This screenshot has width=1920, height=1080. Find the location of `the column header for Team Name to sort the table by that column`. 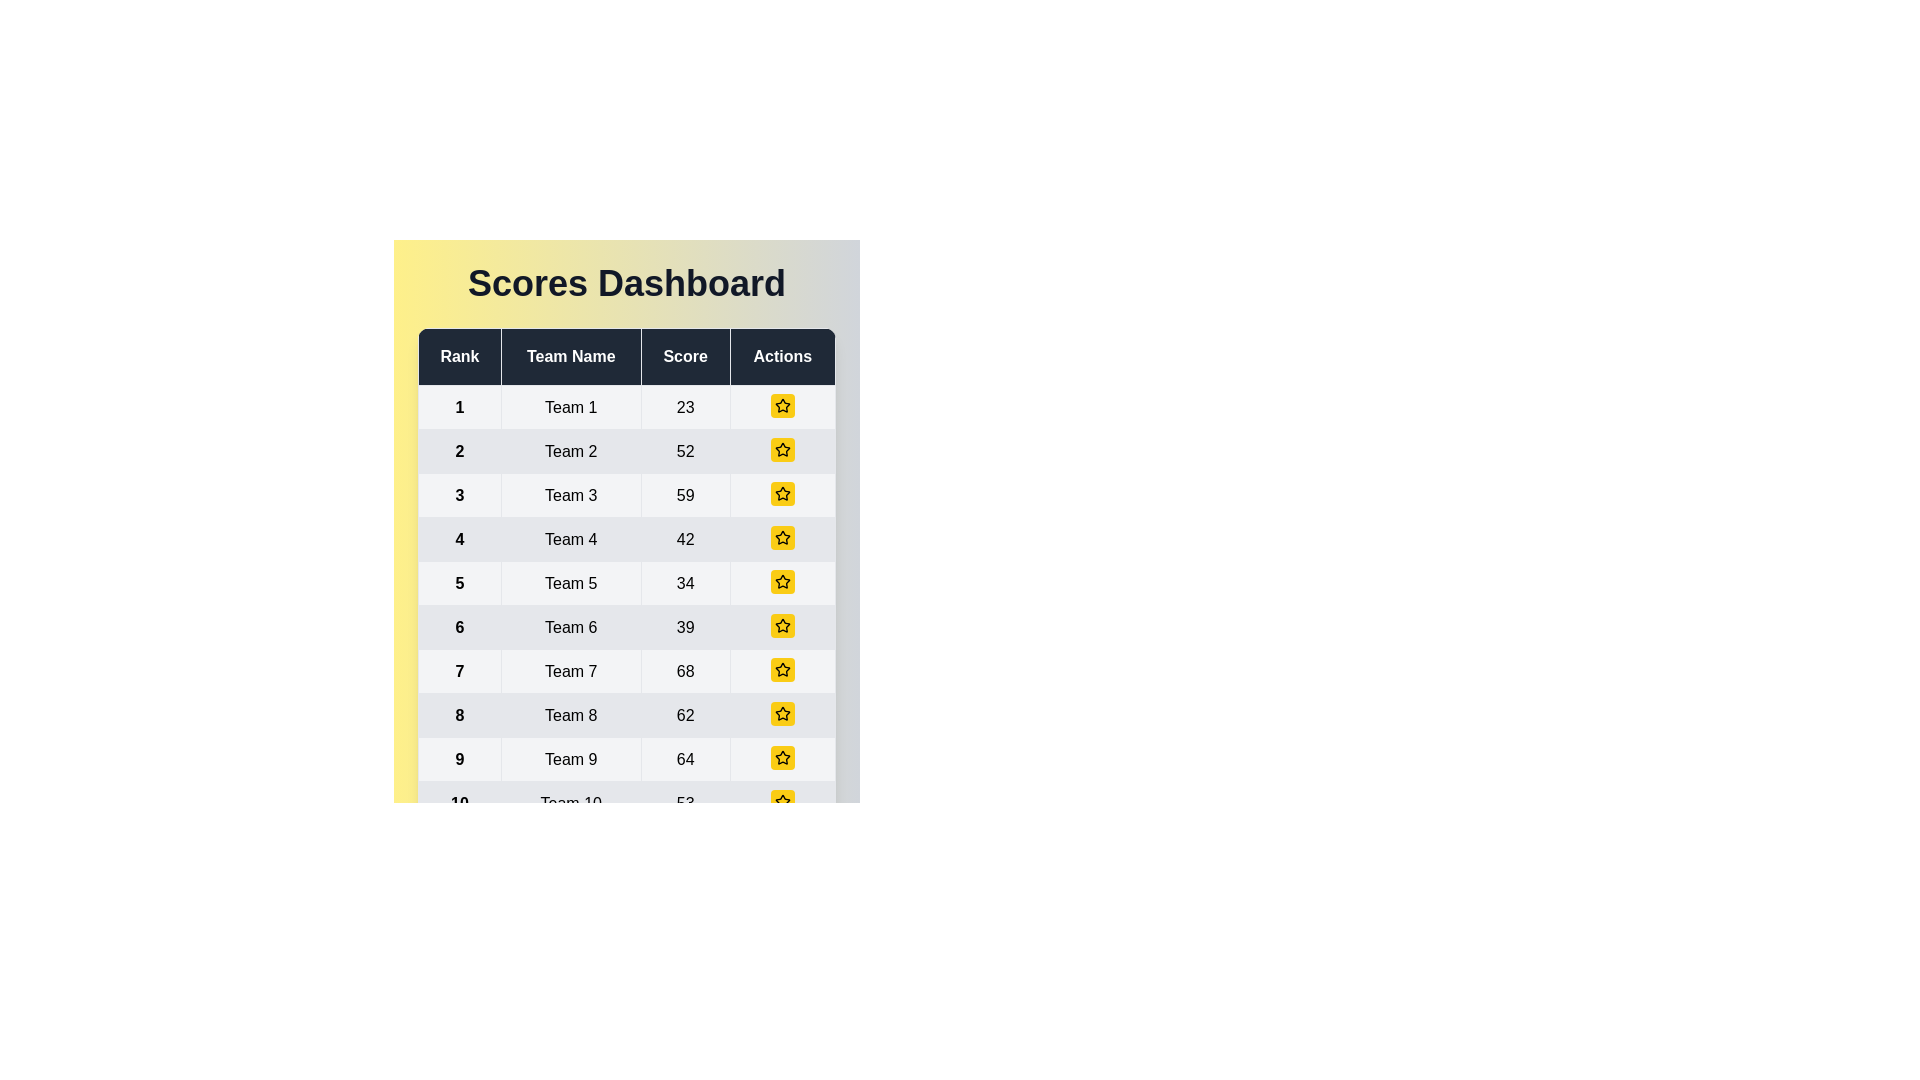

the column header for Team Name to sort the table by that column is located at coordinates (570, 356).